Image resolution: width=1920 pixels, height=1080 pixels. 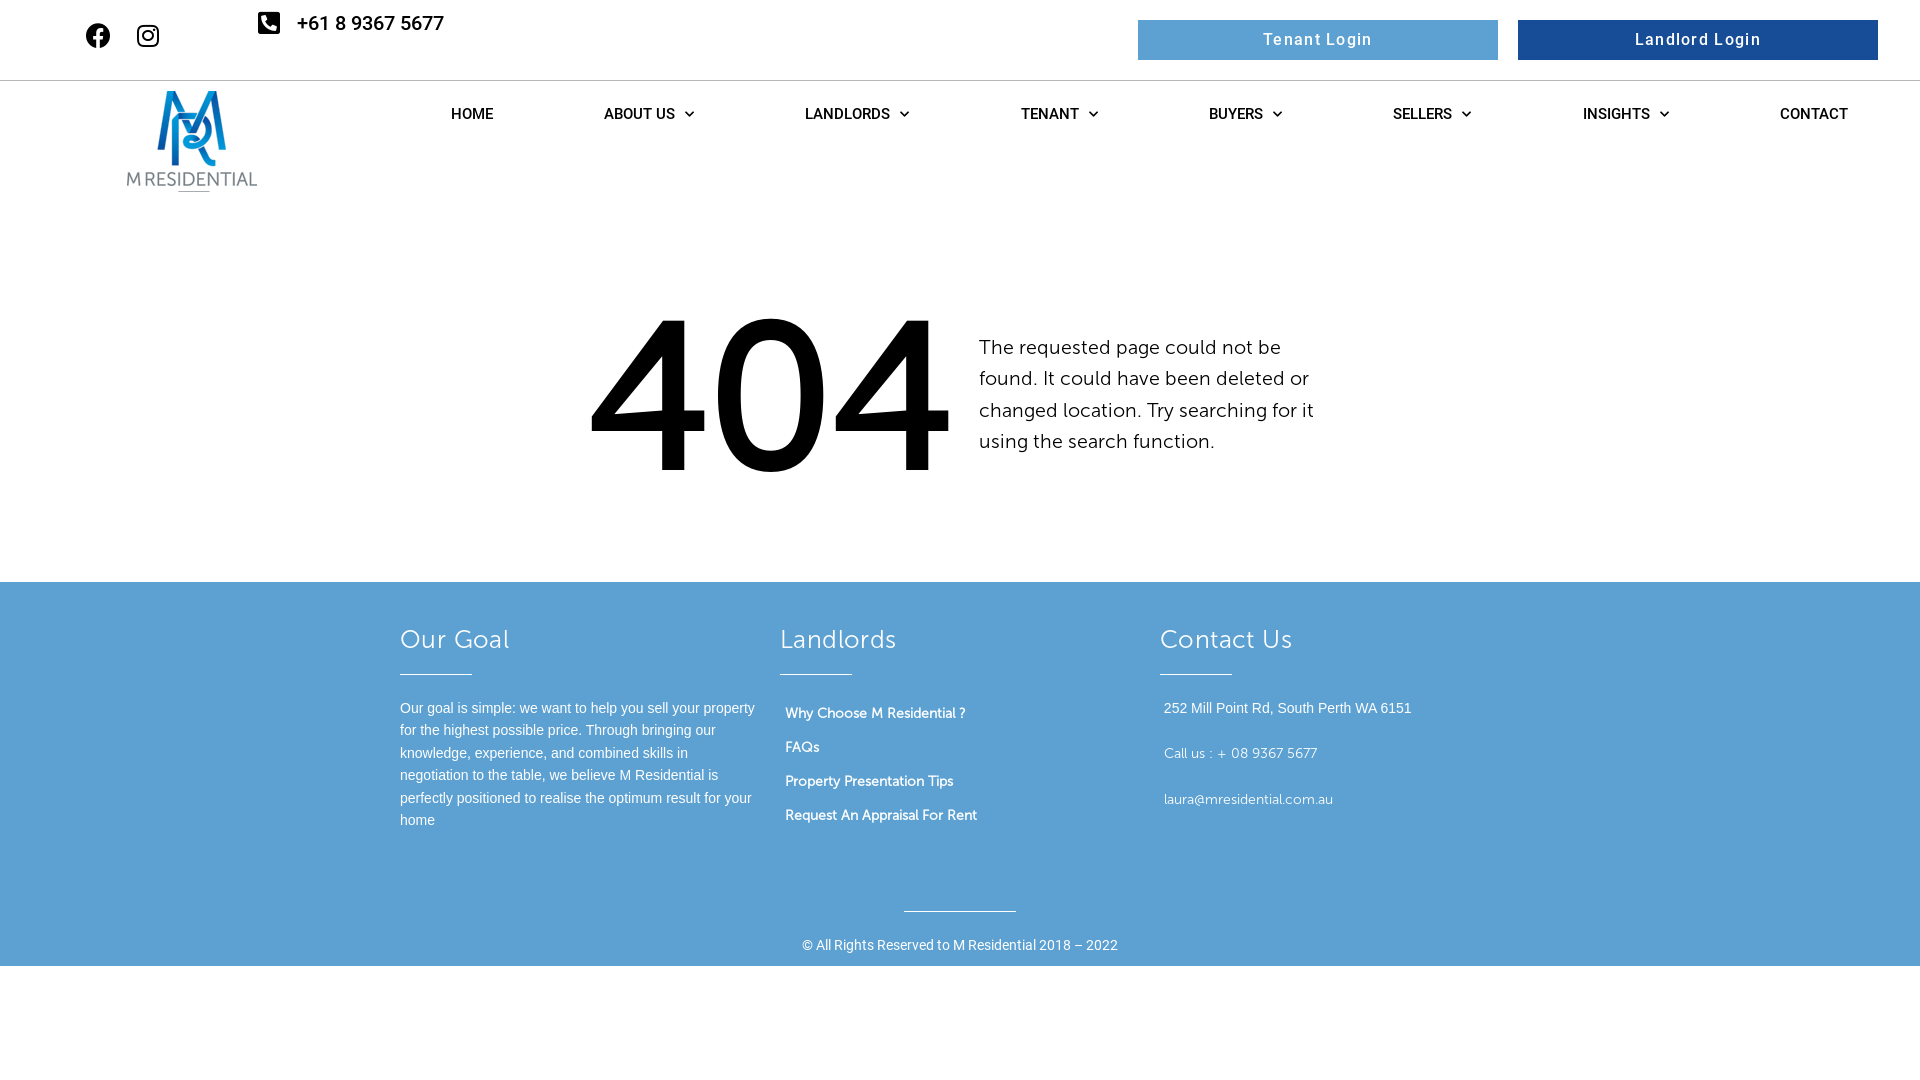 What do you see at coordinates (470, 114) in the screenshot?
I see `'HOME'` at bounding box center [470, 114].